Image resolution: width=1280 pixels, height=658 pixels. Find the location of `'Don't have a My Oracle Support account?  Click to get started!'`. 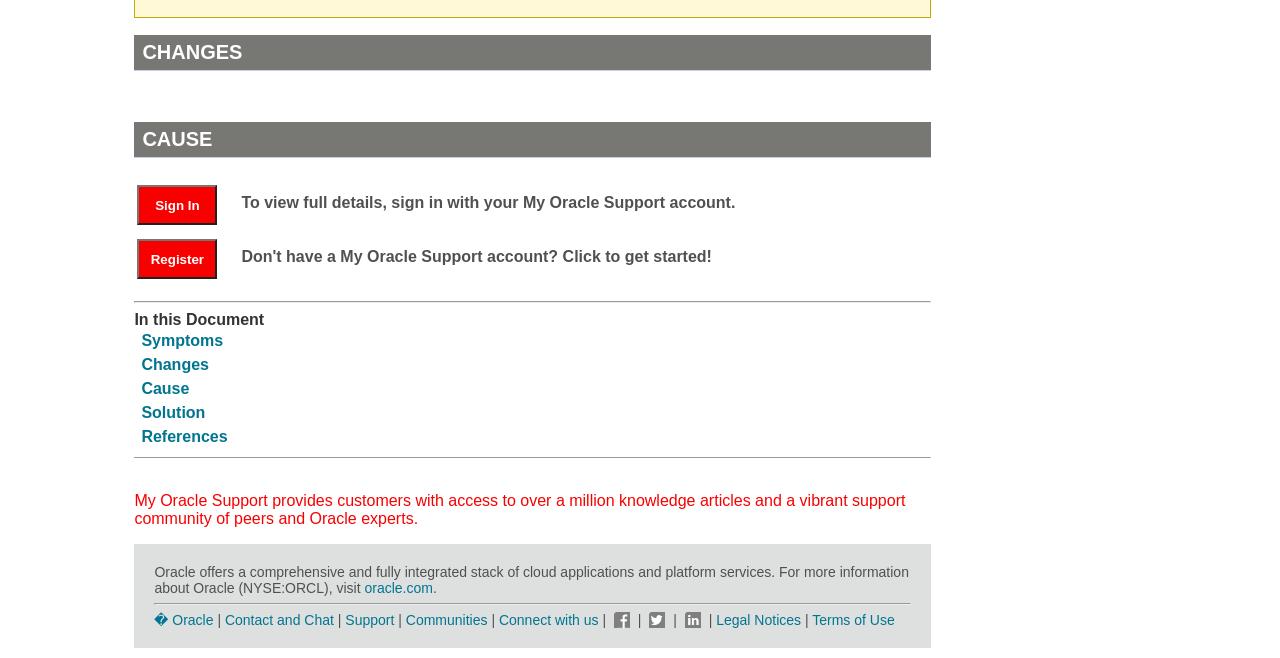

'Don't have a My Oracle Support account?  Click to get started!' is located at coordinates (475, 255).